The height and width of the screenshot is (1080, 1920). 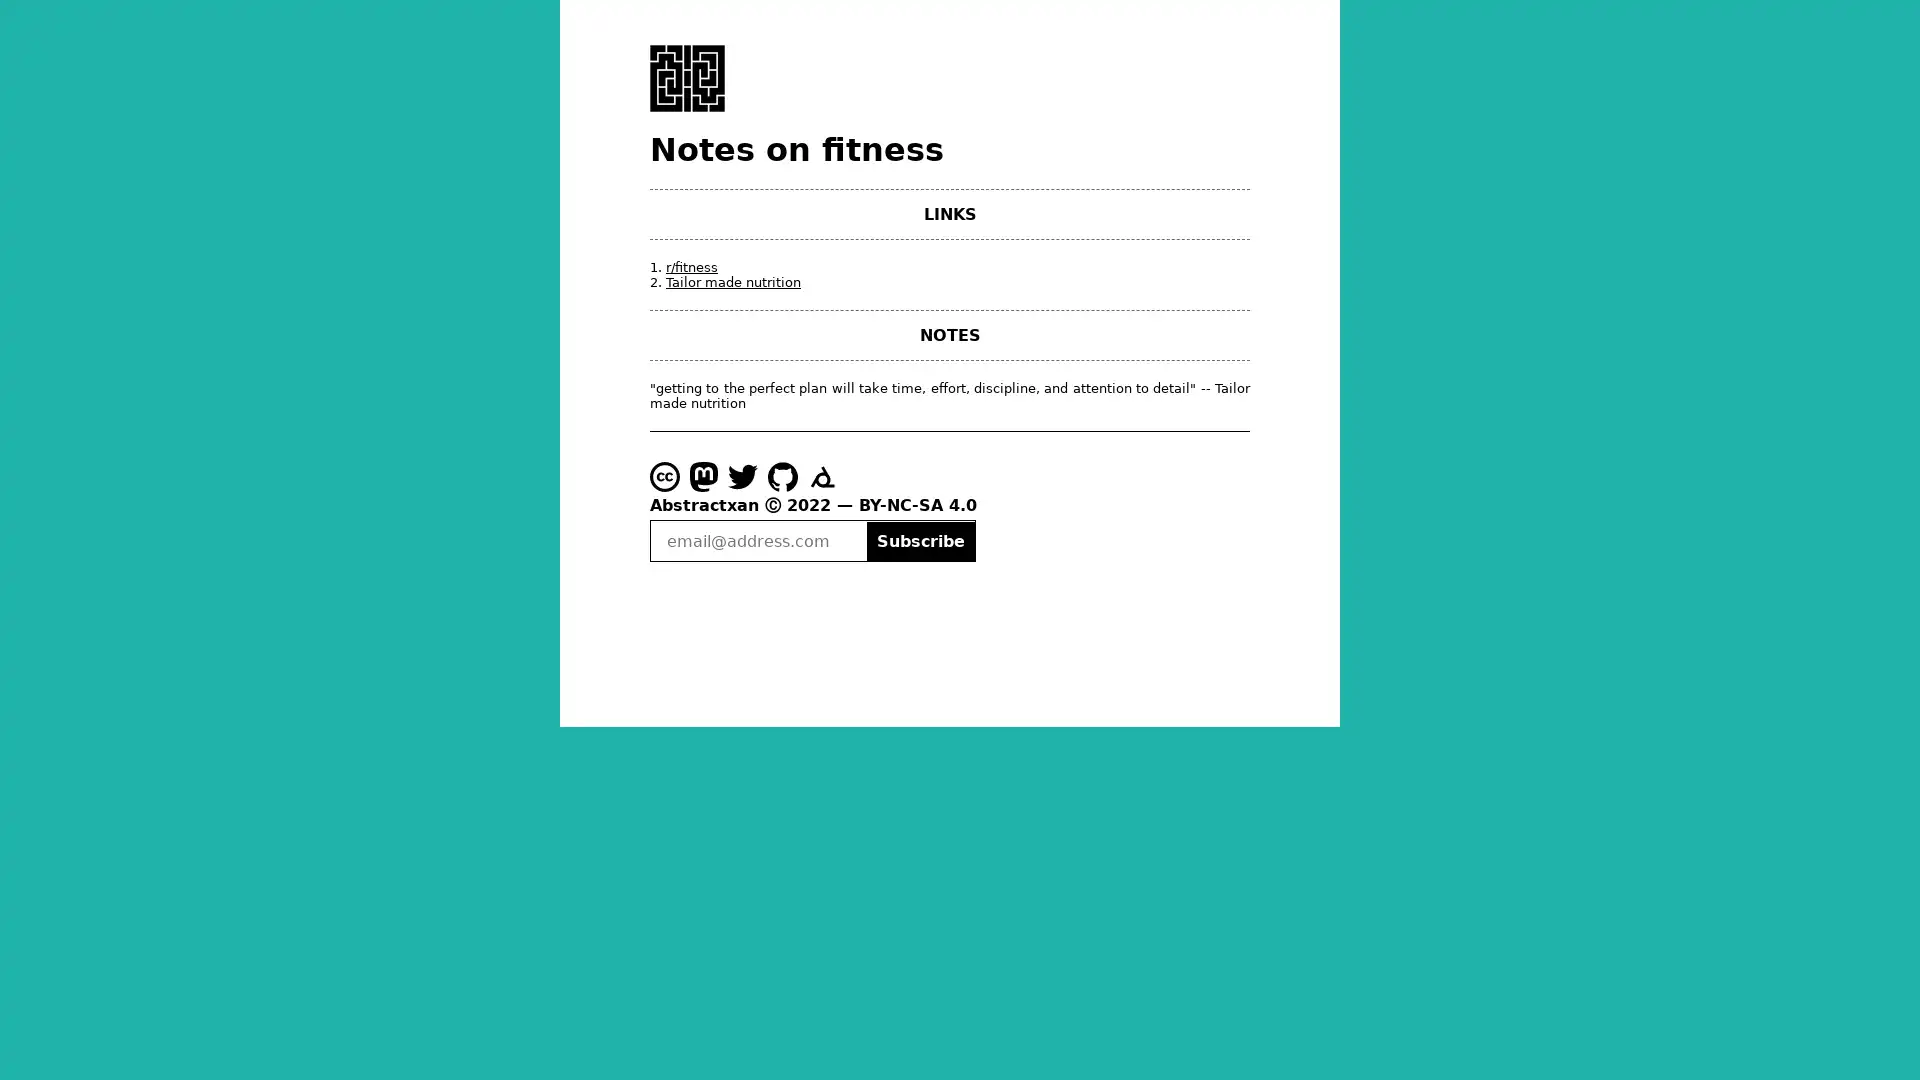 I want to click on Subscribe, so click(x=919, y=540).